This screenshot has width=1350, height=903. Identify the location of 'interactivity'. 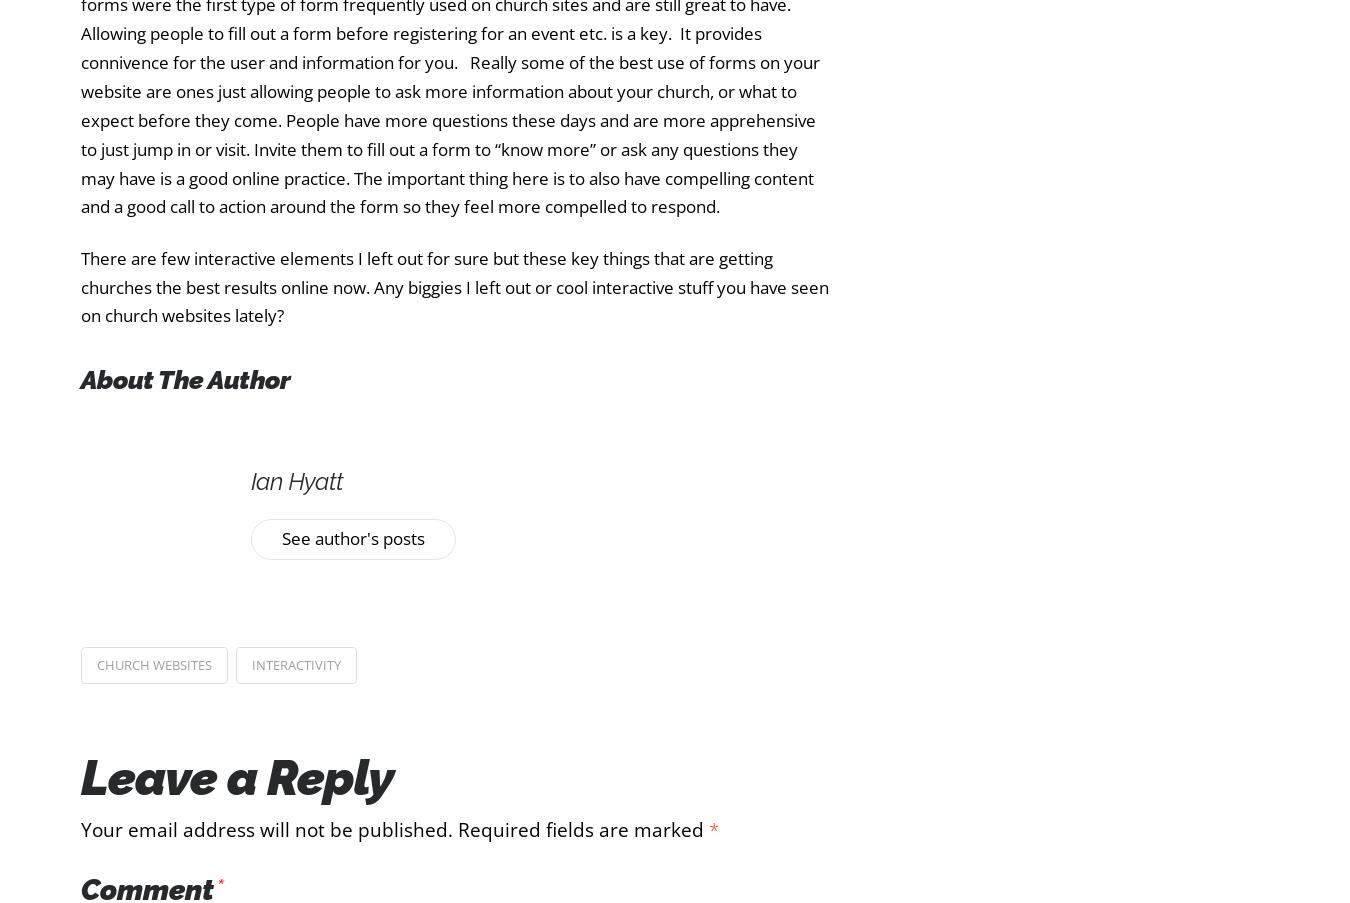
(294, 662).